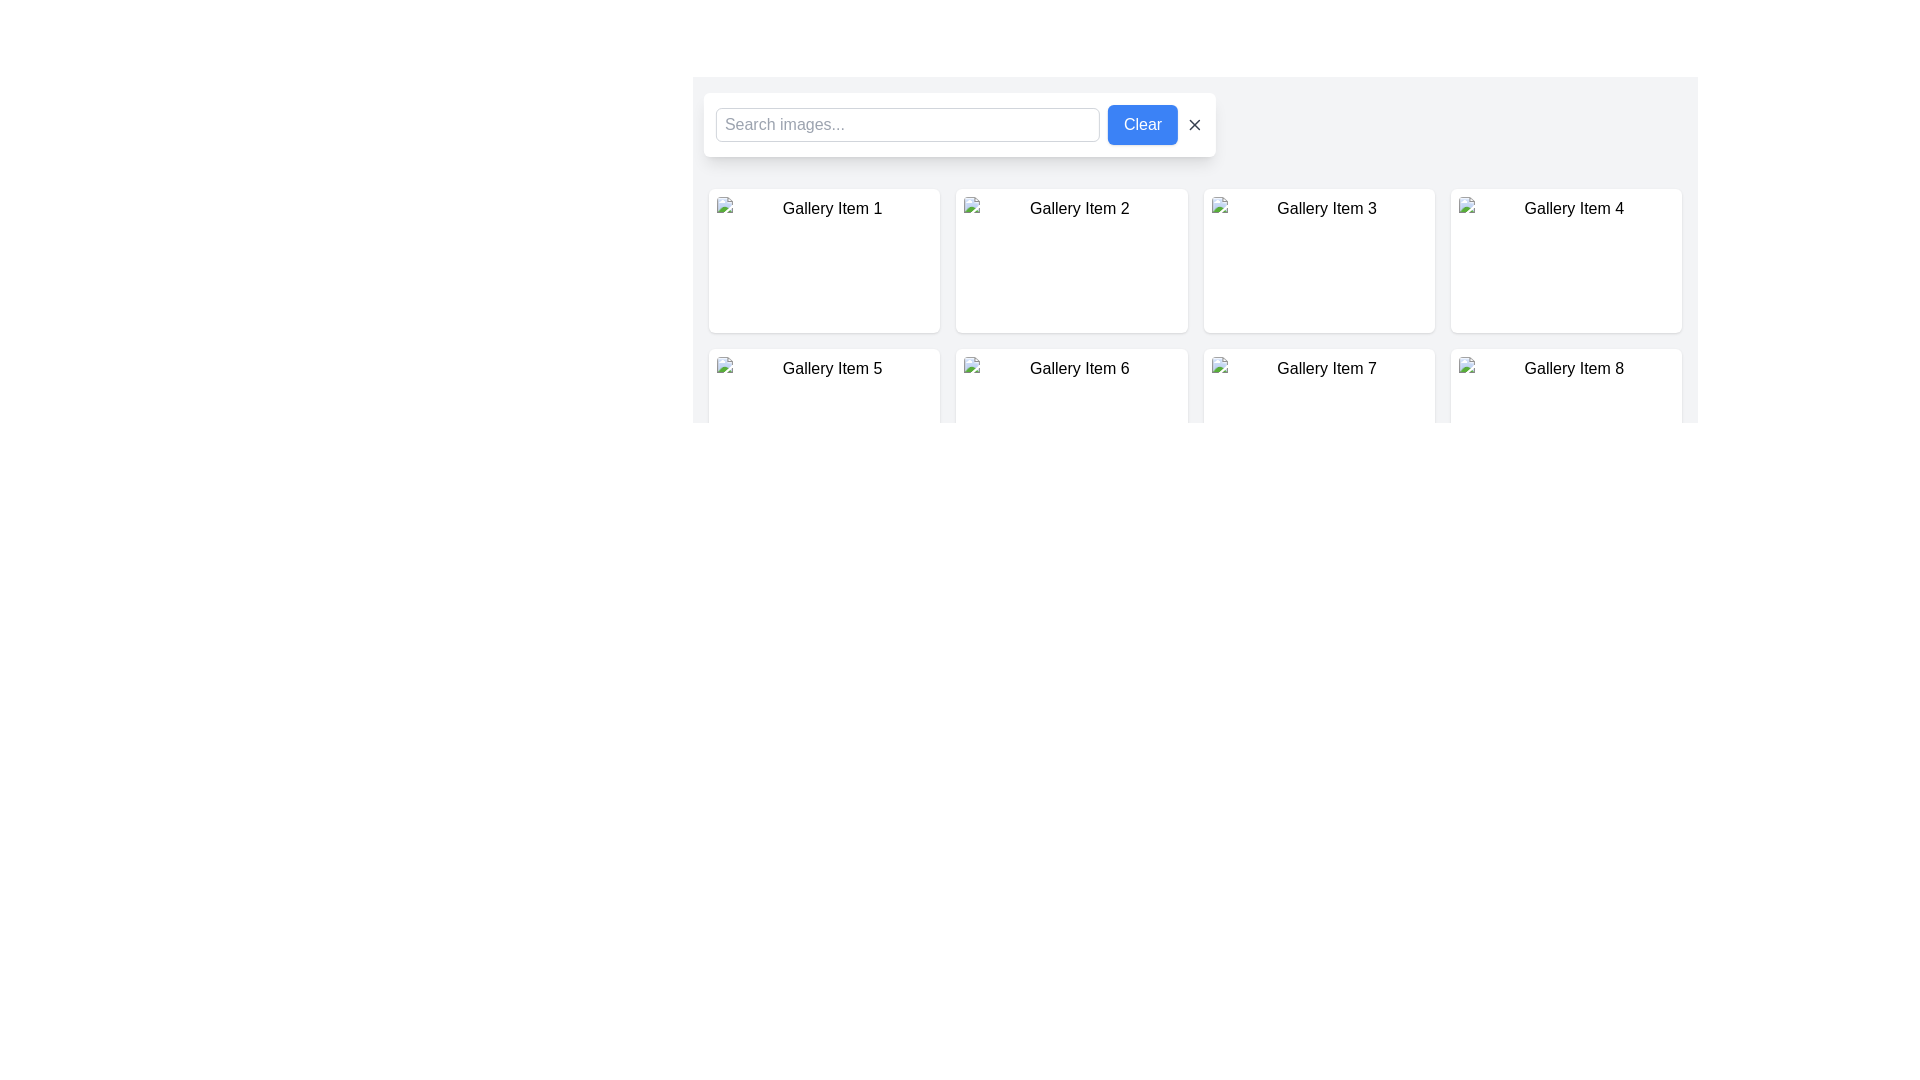  What do you see at coordinates (1565, 419) in the screenshot?
I see `the Card representing 'Gallery Item 8' located in the fourth column and third row of the grid layout` at bounding box center [1565, 419].